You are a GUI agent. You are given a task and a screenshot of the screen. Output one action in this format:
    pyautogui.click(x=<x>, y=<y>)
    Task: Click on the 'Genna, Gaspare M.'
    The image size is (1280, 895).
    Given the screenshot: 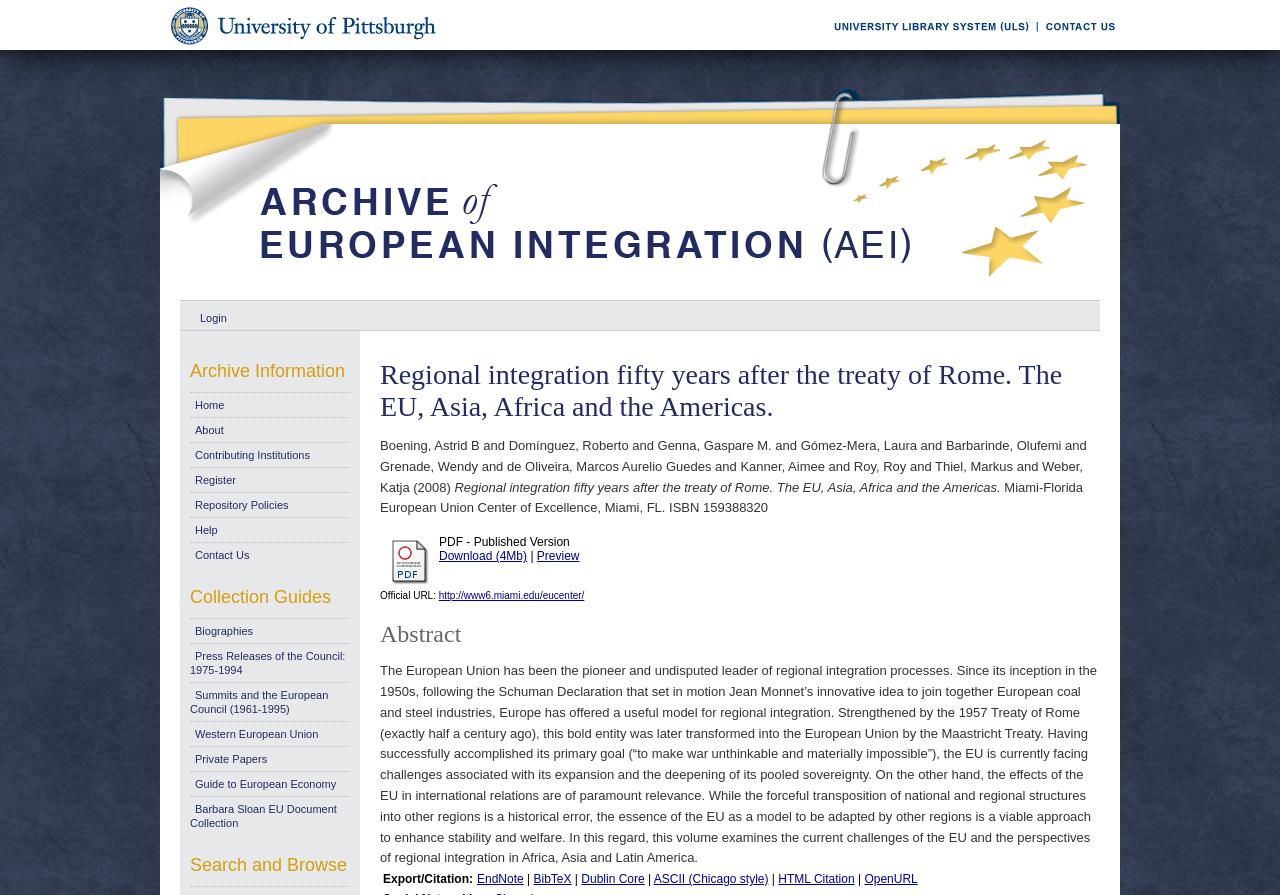 What is the action you would take?
    pyautogui.click(x=713, y=445)
    